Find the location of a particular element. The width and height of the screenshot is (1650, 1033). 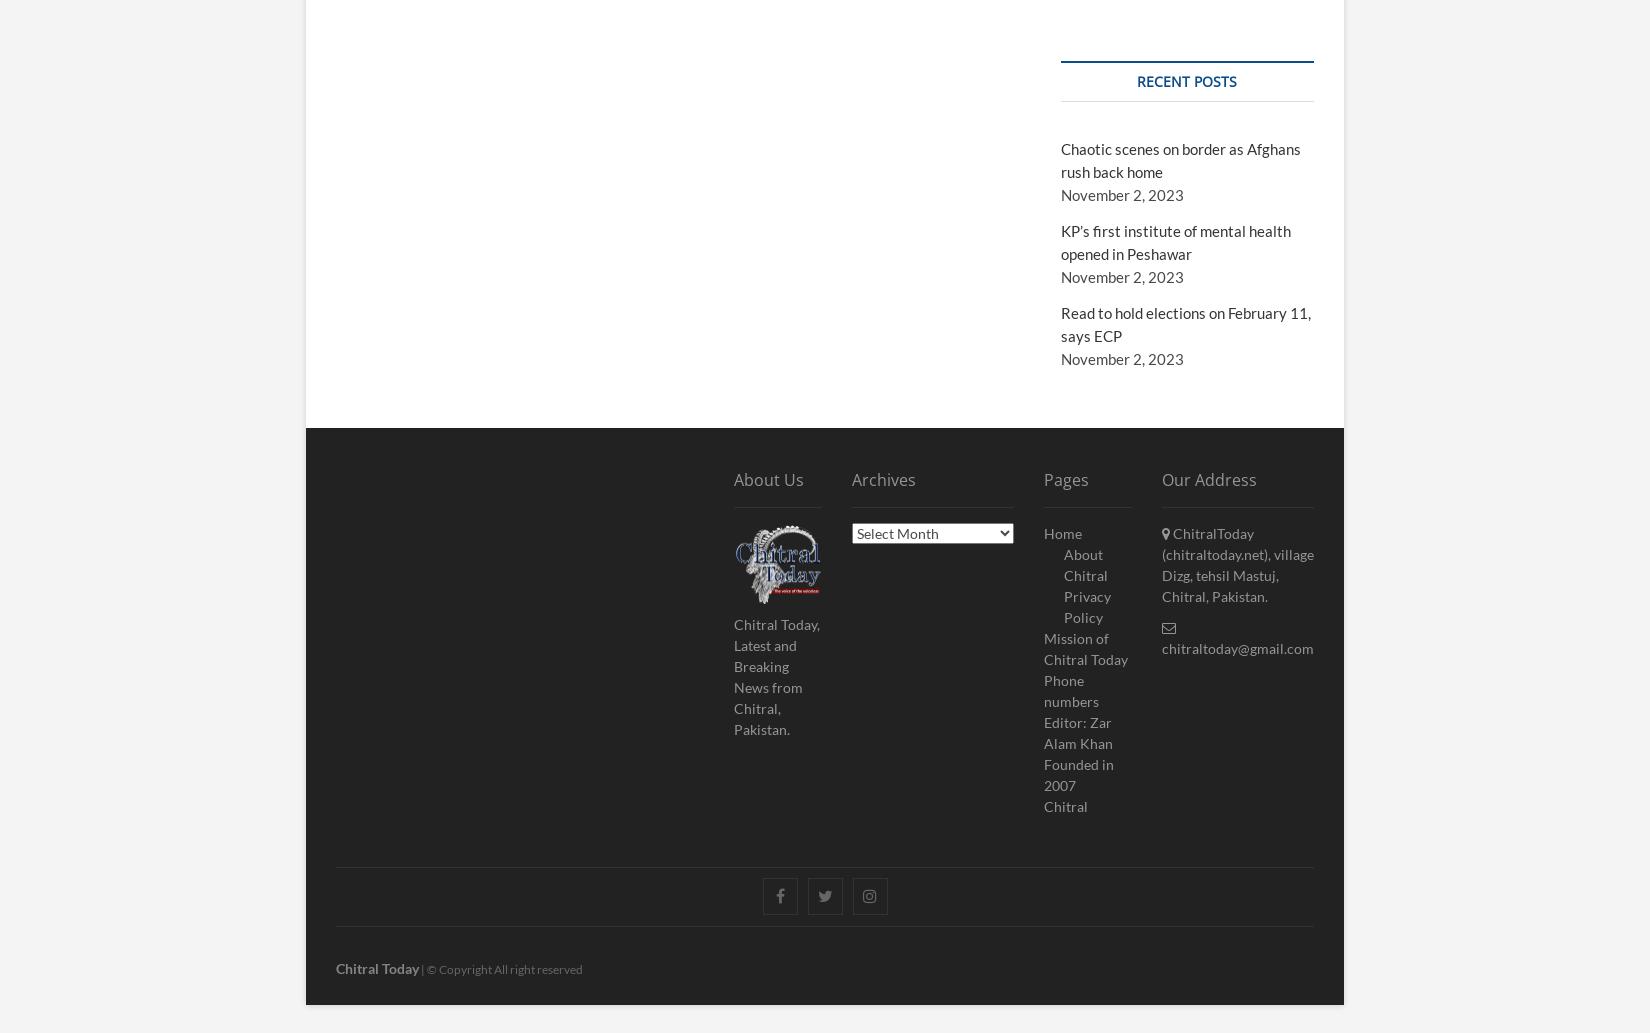

'Phone numbers' is located at coordinates (1071, 690).